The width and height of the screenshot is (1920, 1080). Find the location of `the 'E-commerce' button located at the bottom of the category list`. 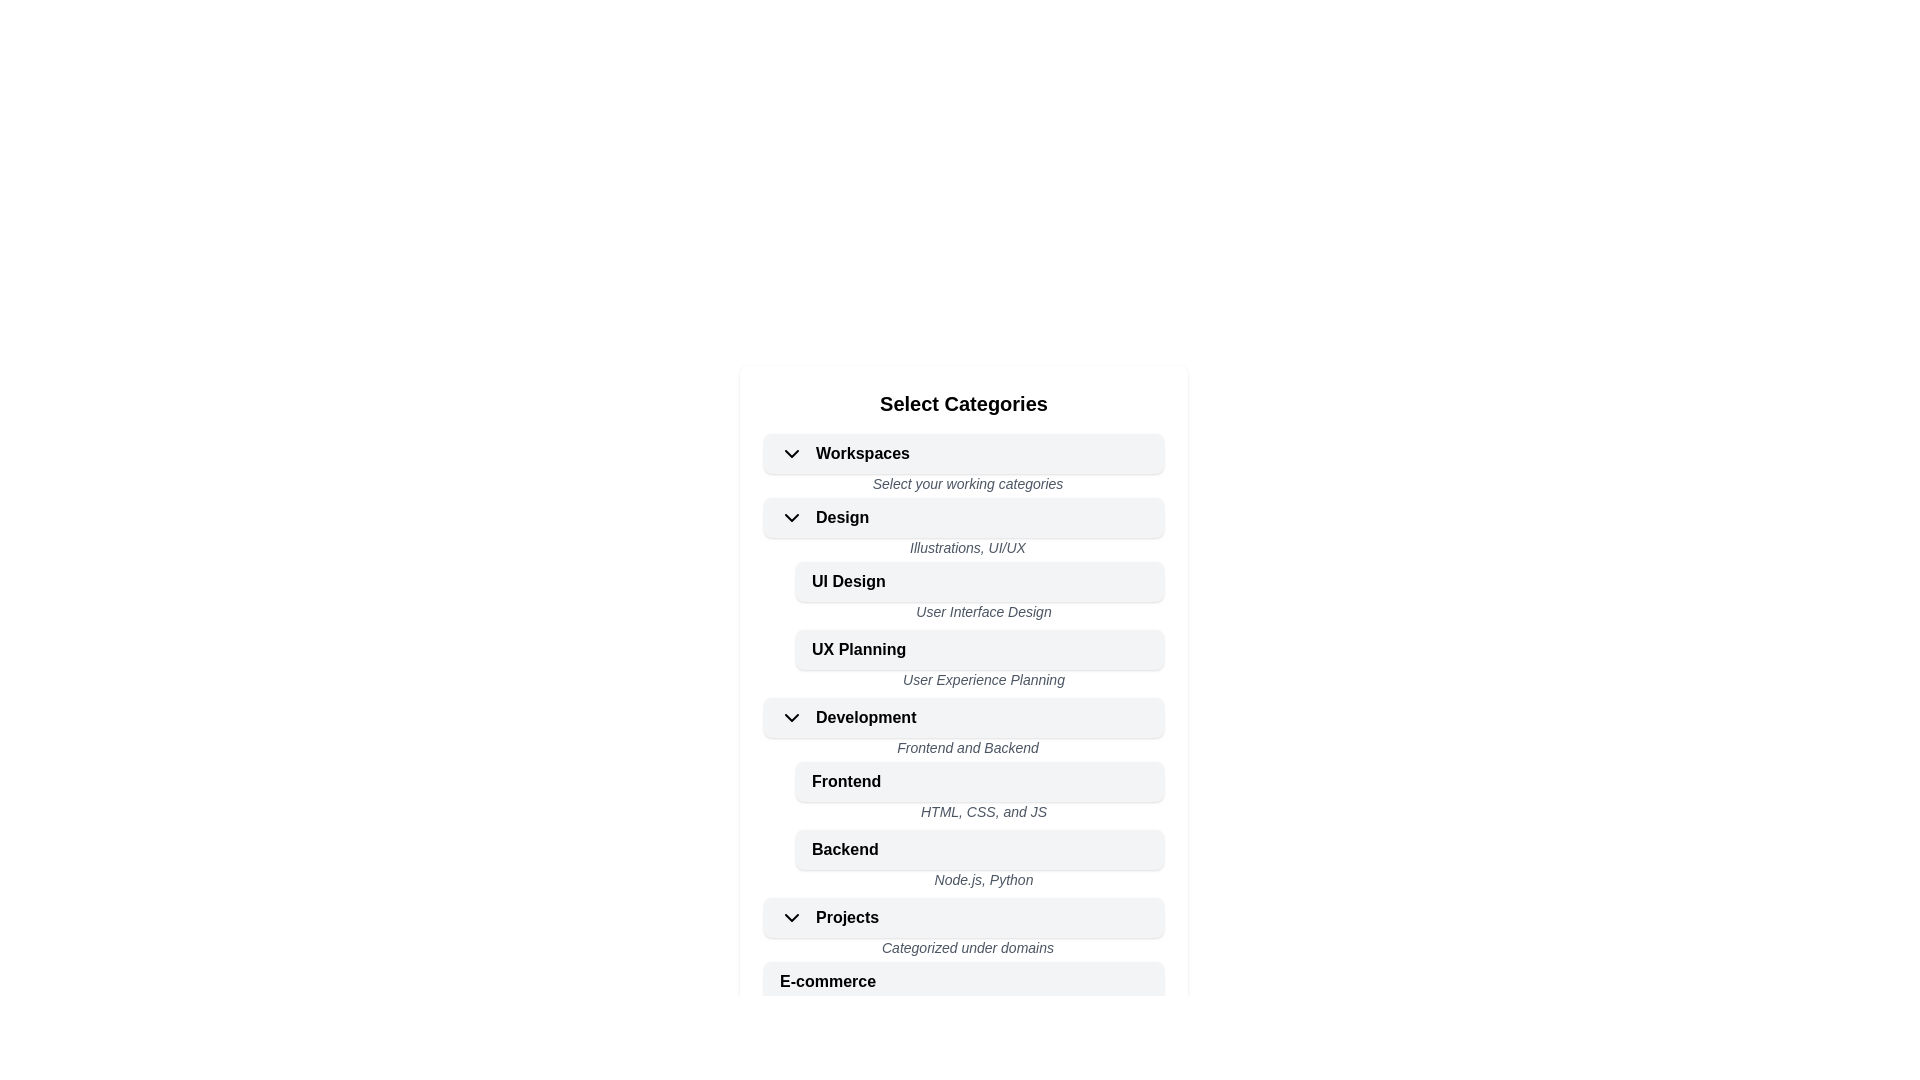

the 'E-commerce' button located at the bottom of the category list is located at coordinates (964, 981).